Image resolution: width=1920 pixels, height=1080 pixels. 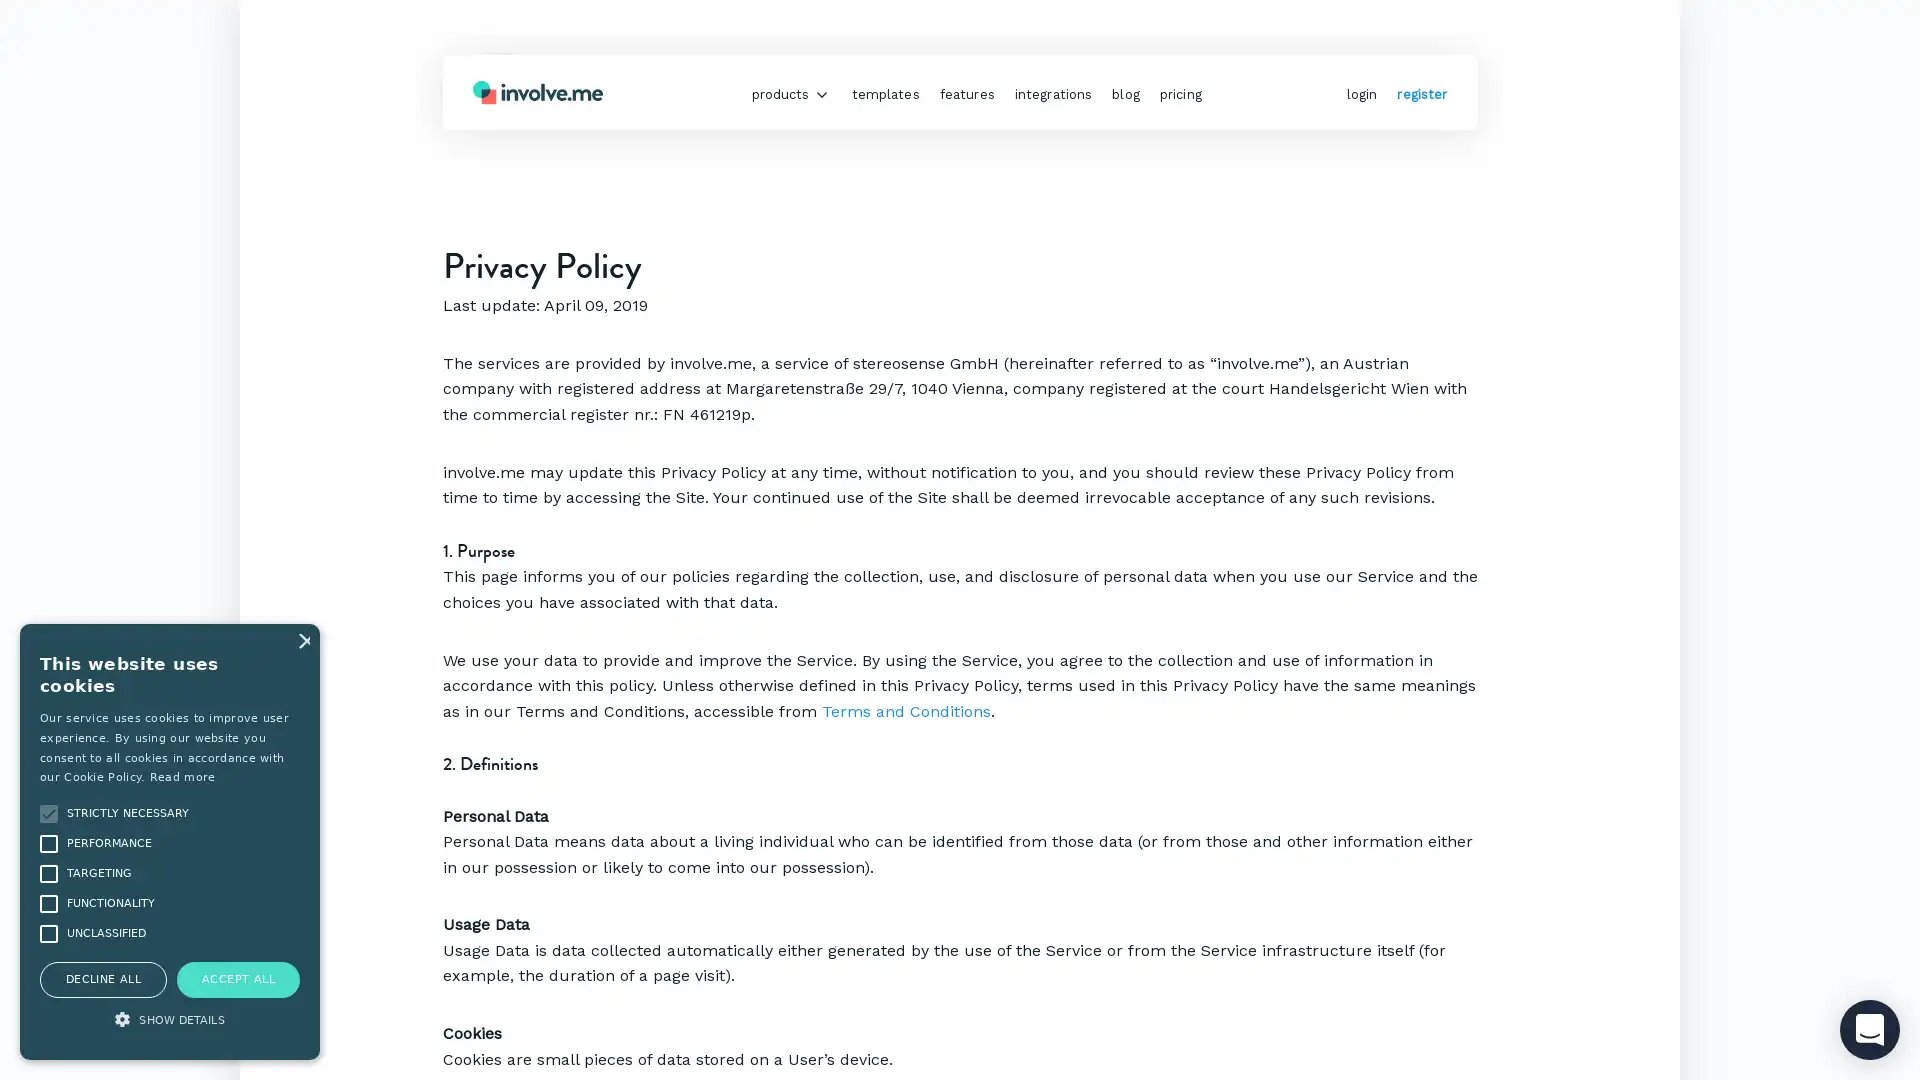 What do you see at coordinates (238, 978) in the screenshot?
I see `ACCEPT ALL` at bounding box center [238, 978].